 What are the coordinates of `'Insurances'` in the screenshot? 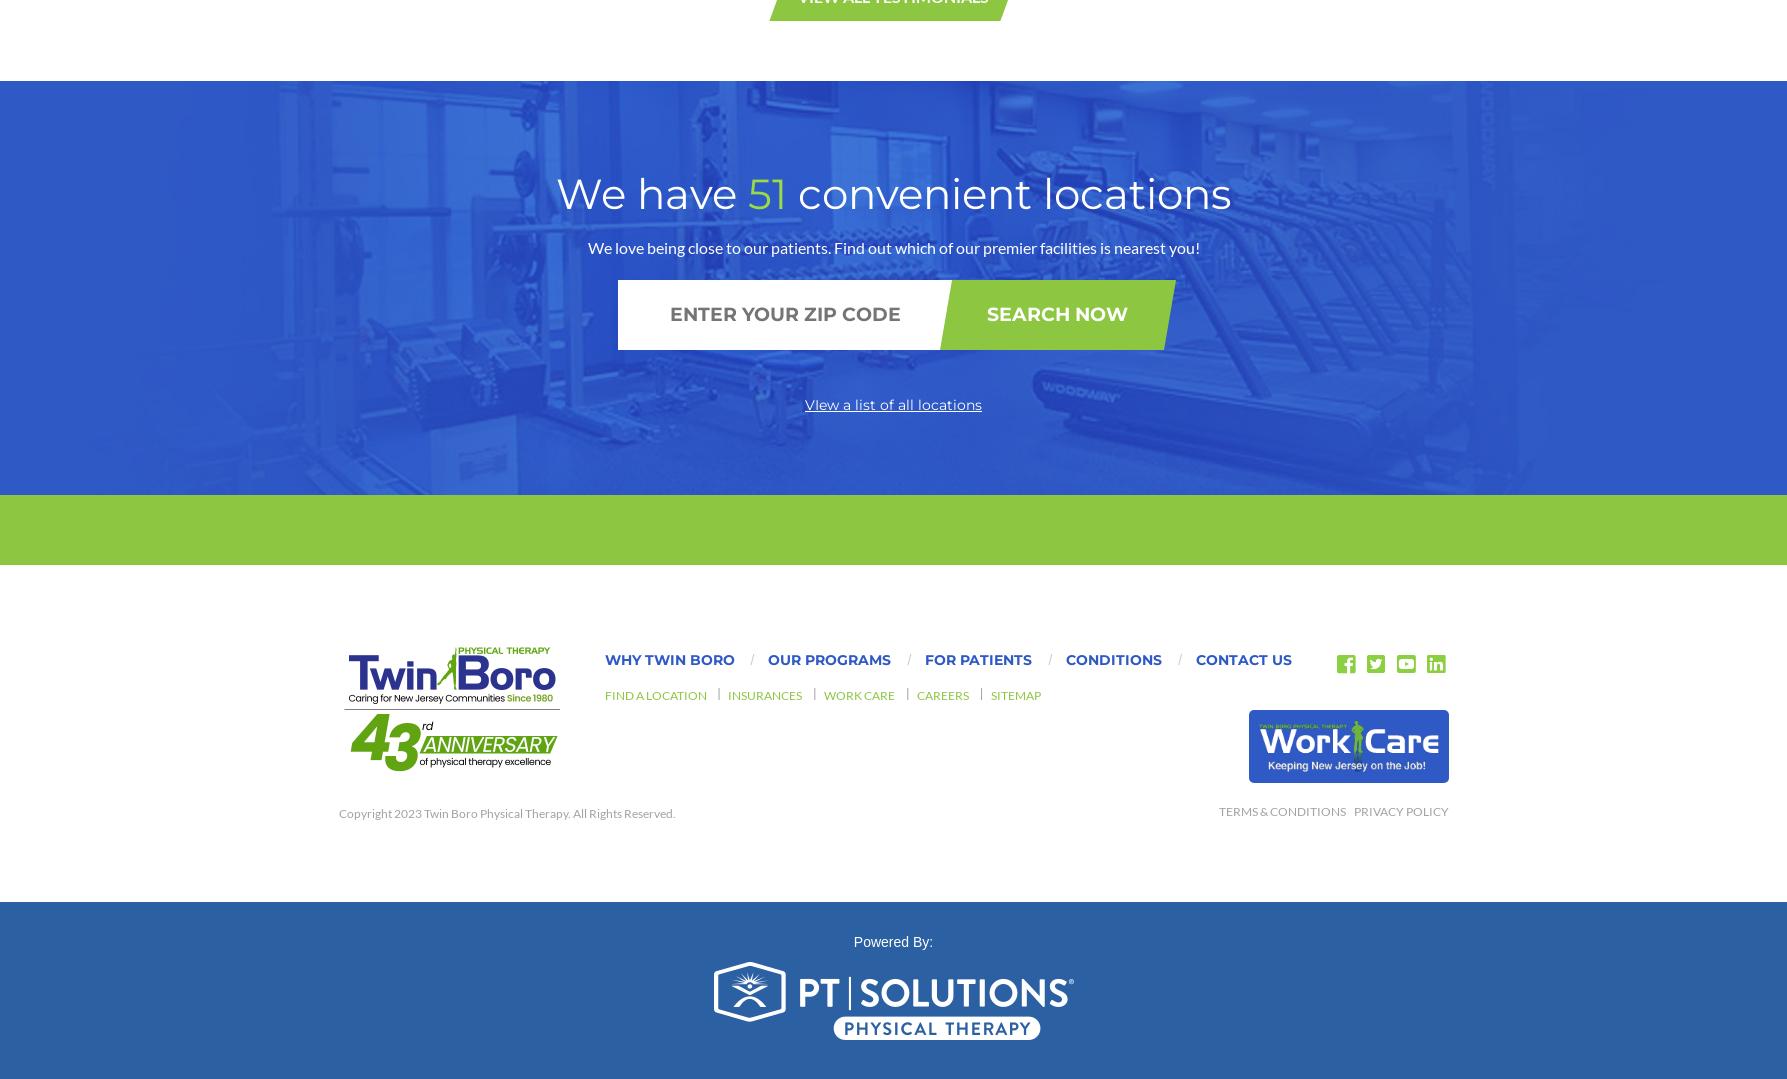 It's located at (765, 213).